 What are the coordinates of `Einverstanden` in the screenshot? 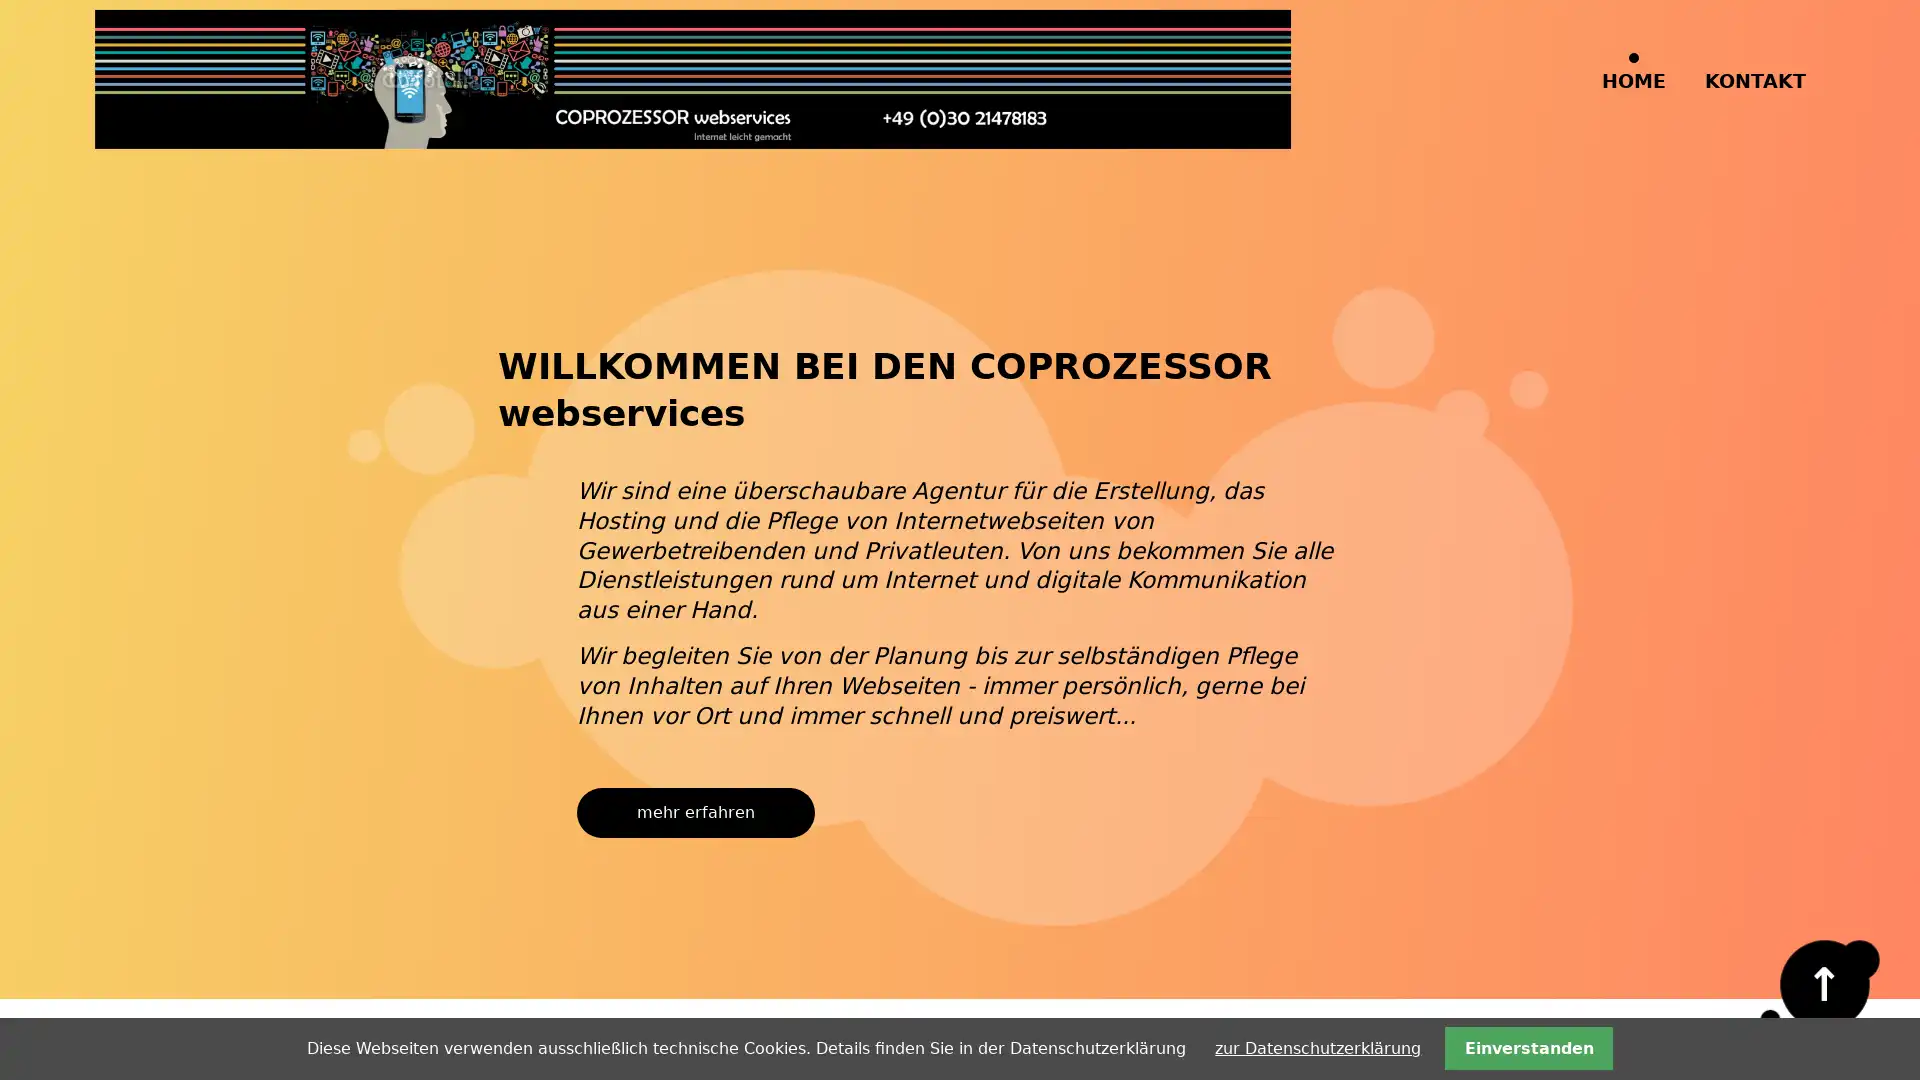 It's located at (1527, 1047).